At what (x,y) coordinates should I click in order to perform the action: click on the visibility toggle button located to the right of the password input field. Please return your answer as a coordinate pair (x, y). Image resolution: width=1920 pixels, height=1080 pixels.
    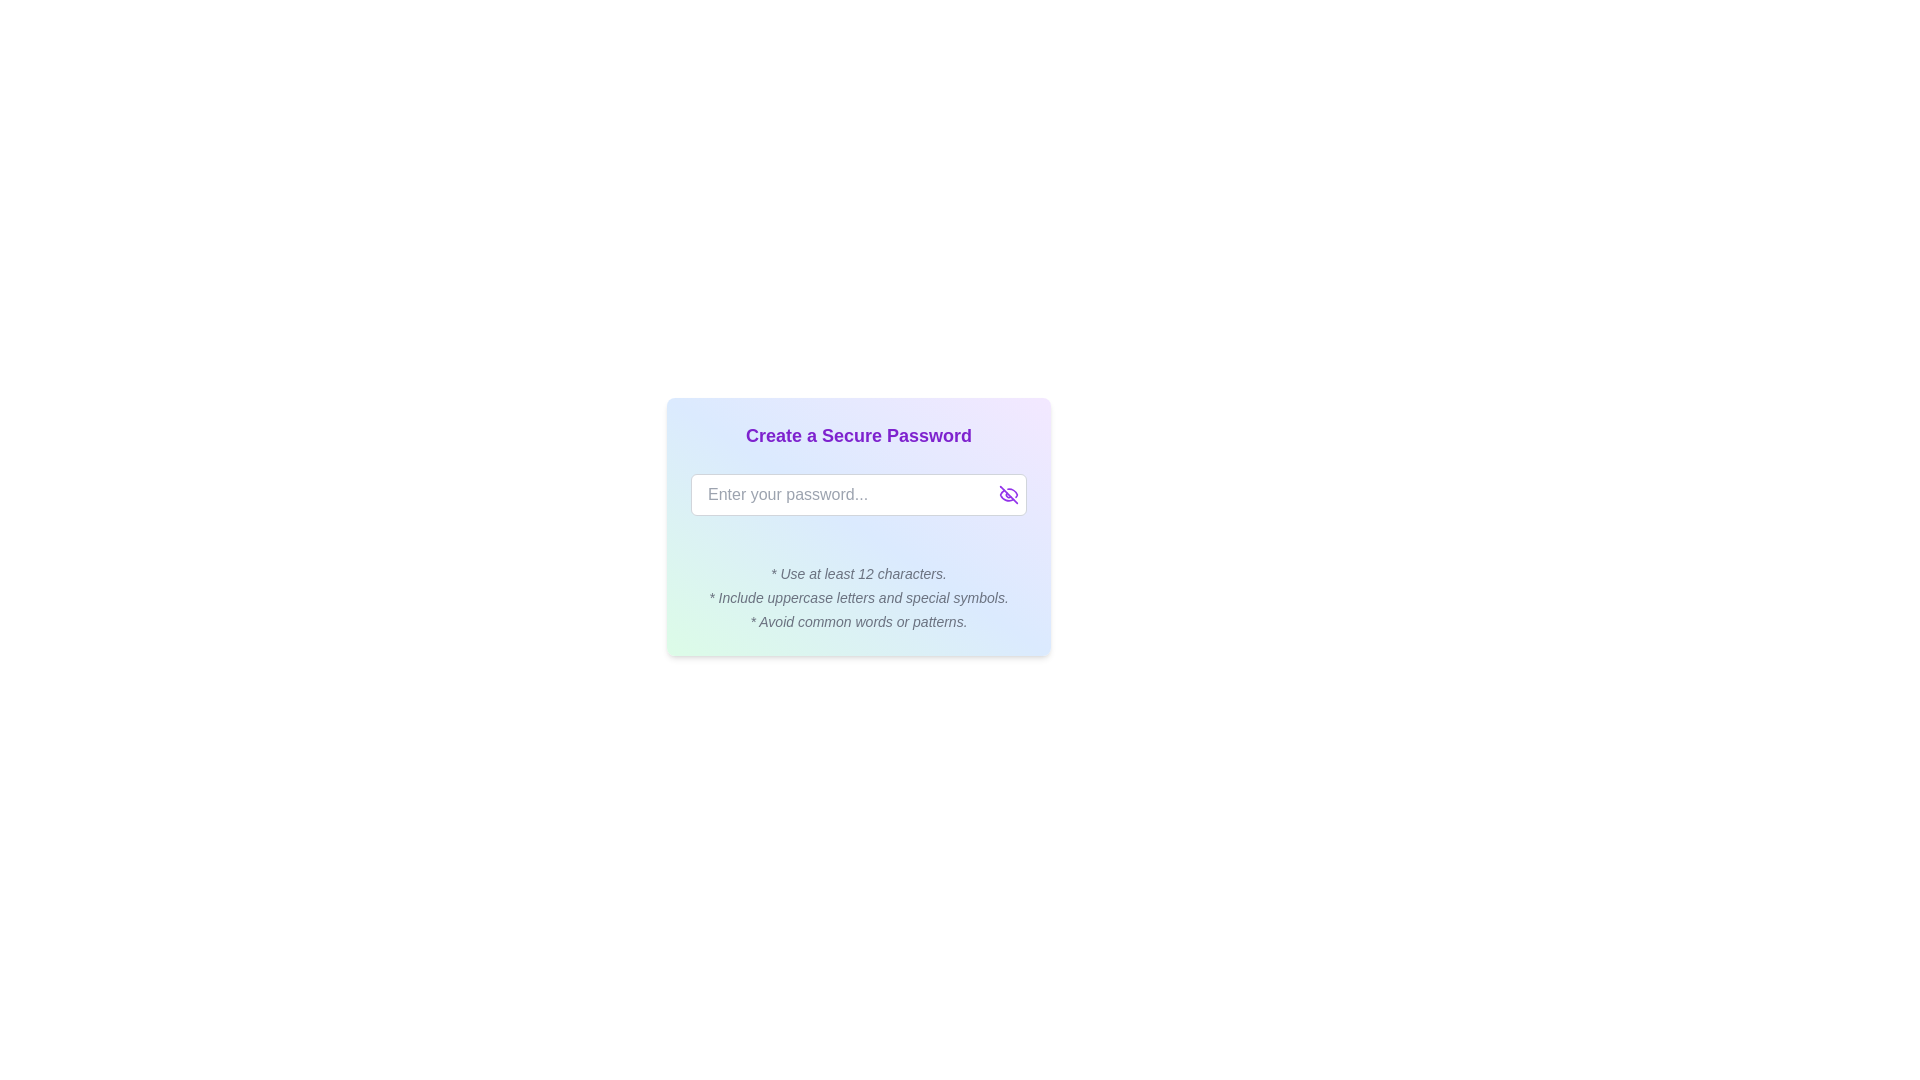
    Looking at the image, I should click on (1008, 494).